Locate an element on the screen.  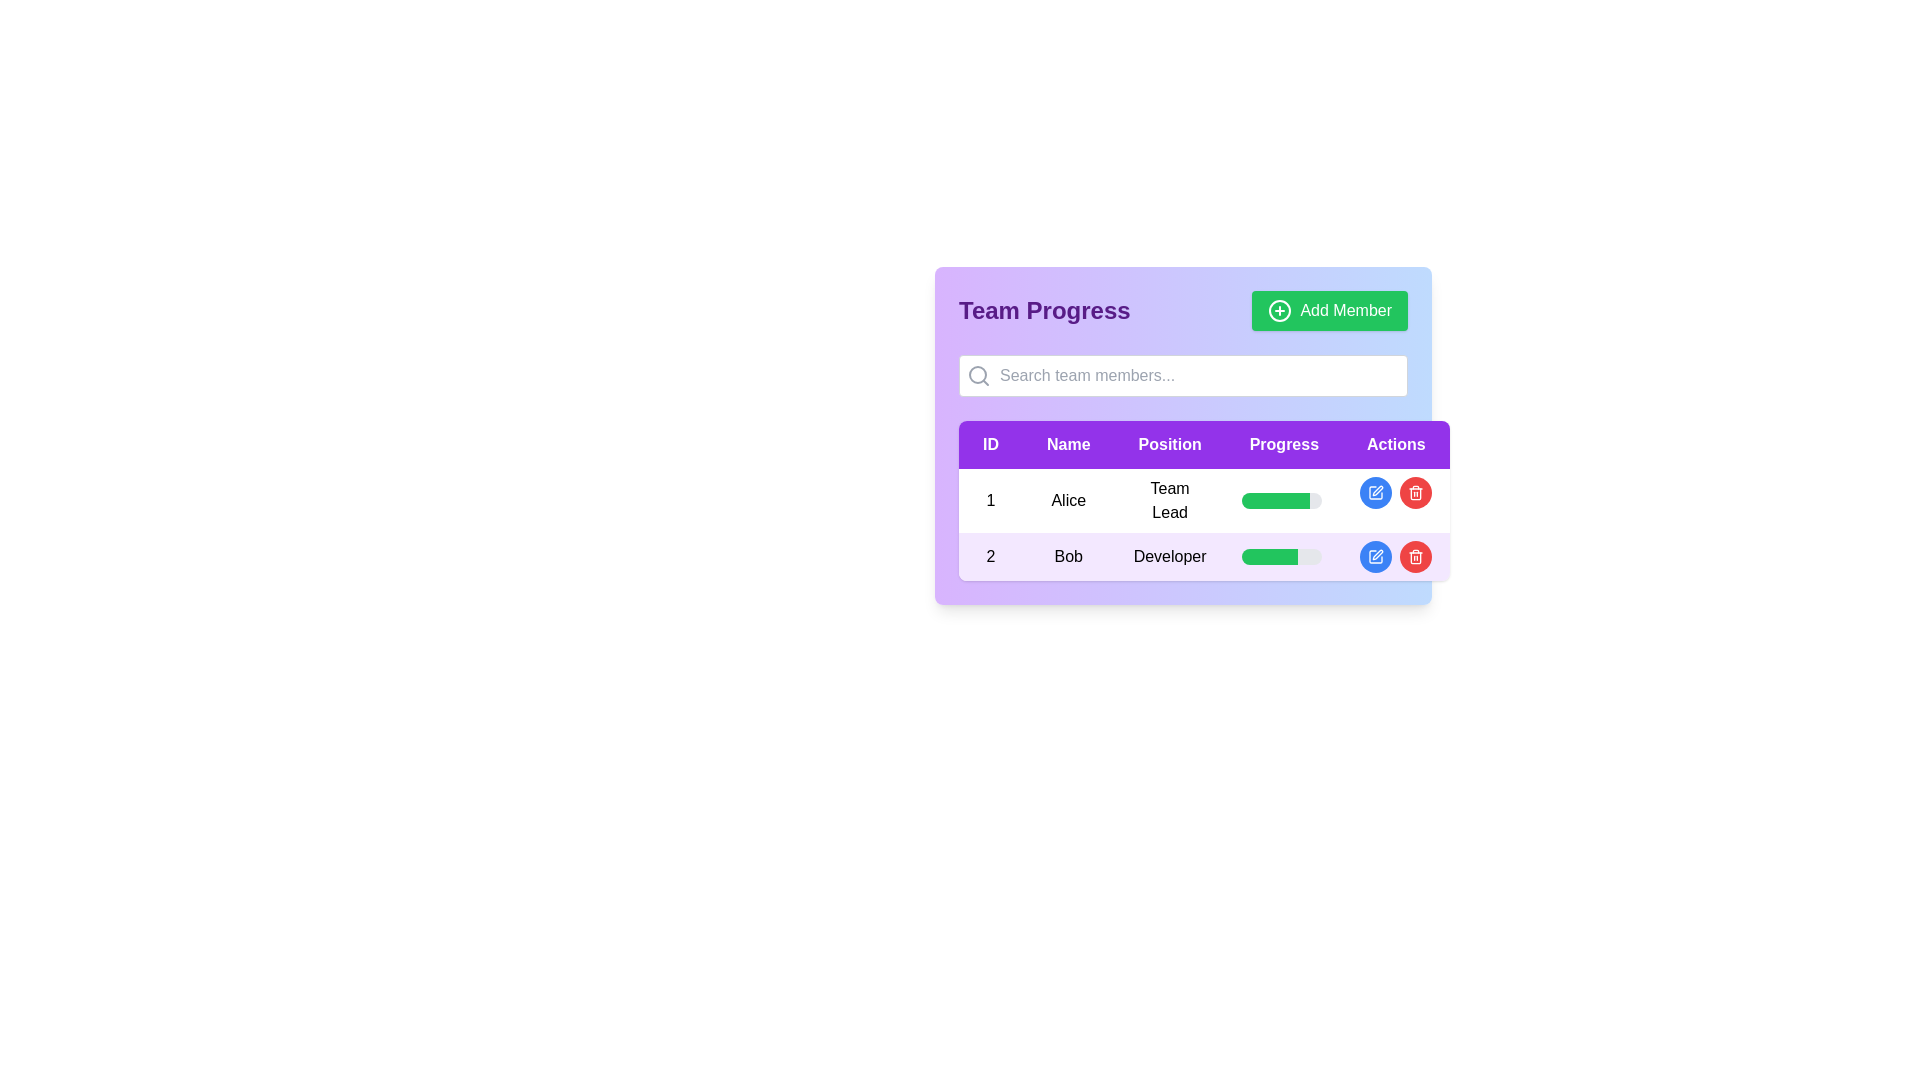
the 'Edit' icon button located in the second row of the 'Actions' column is located at coordinates (1375, 493).